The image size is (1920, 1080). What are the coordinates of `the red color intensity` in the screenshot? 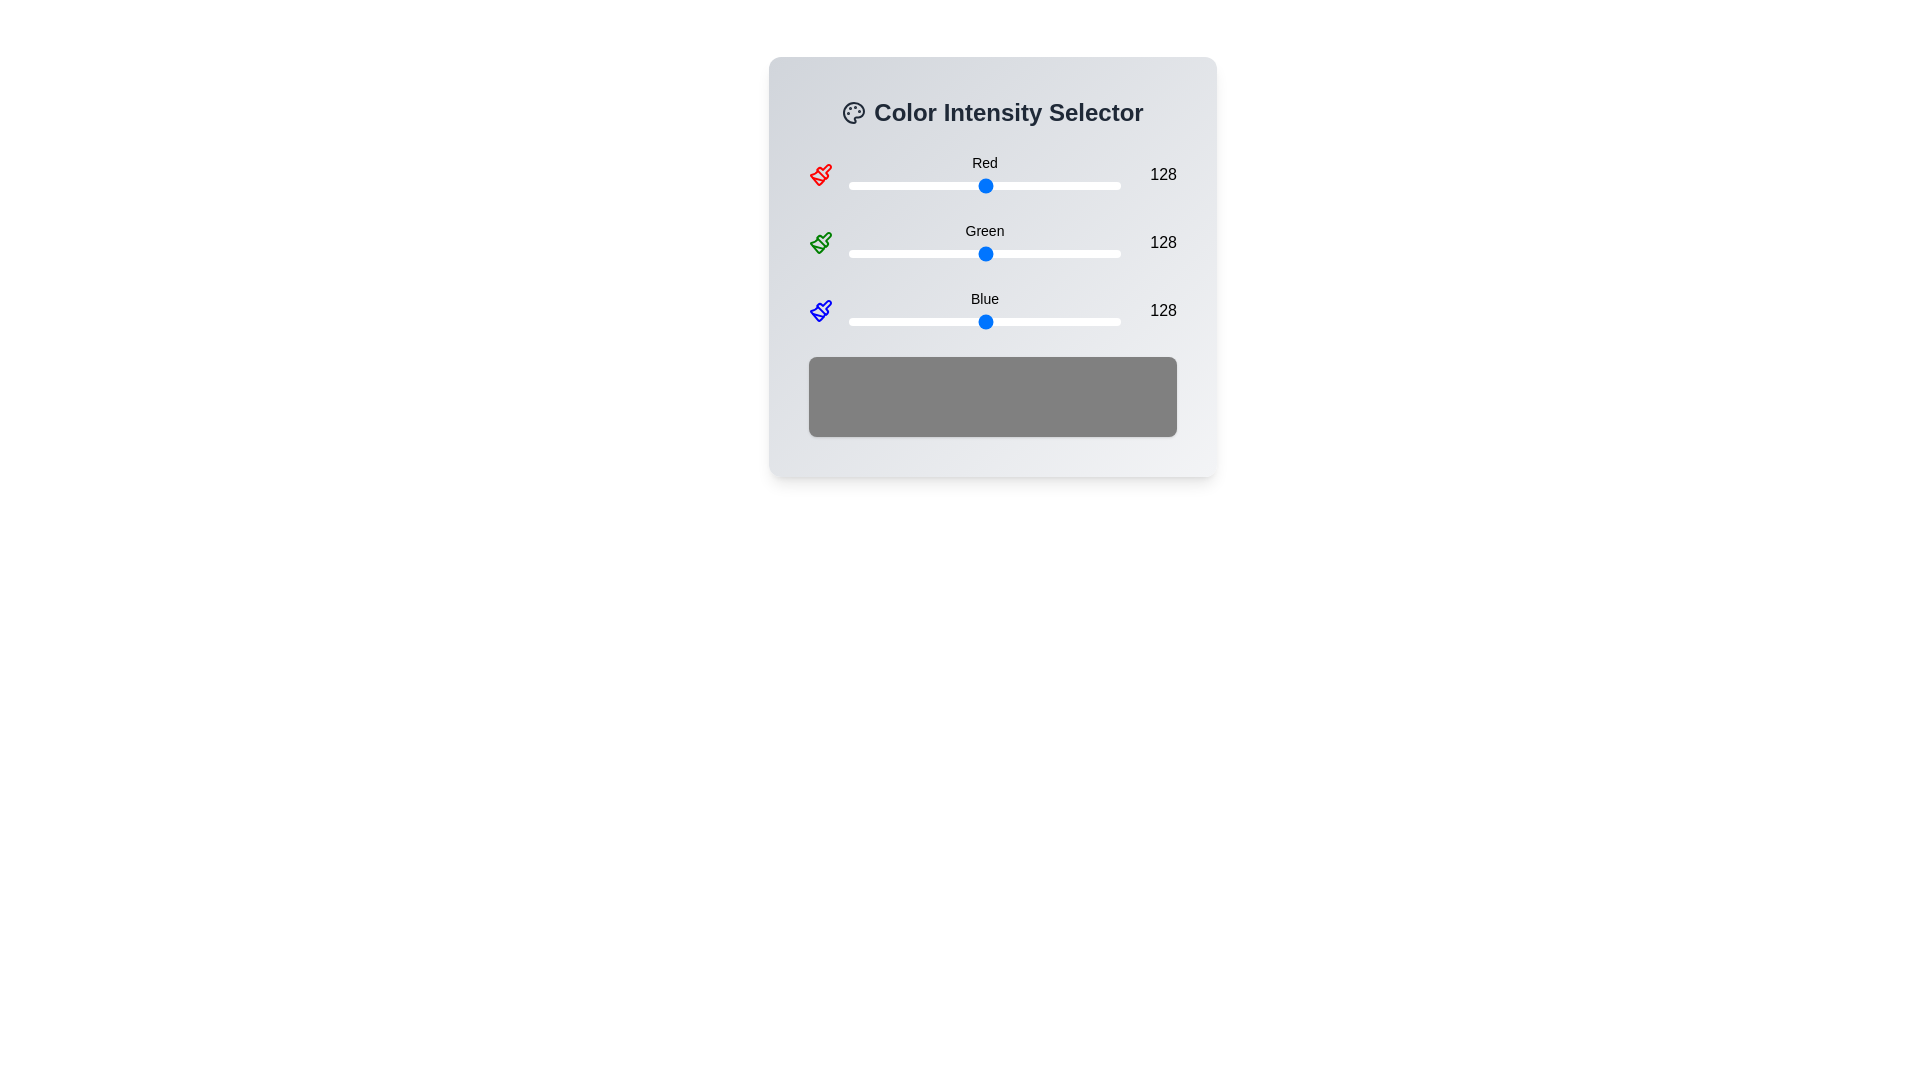 It's located at (1036, 185).